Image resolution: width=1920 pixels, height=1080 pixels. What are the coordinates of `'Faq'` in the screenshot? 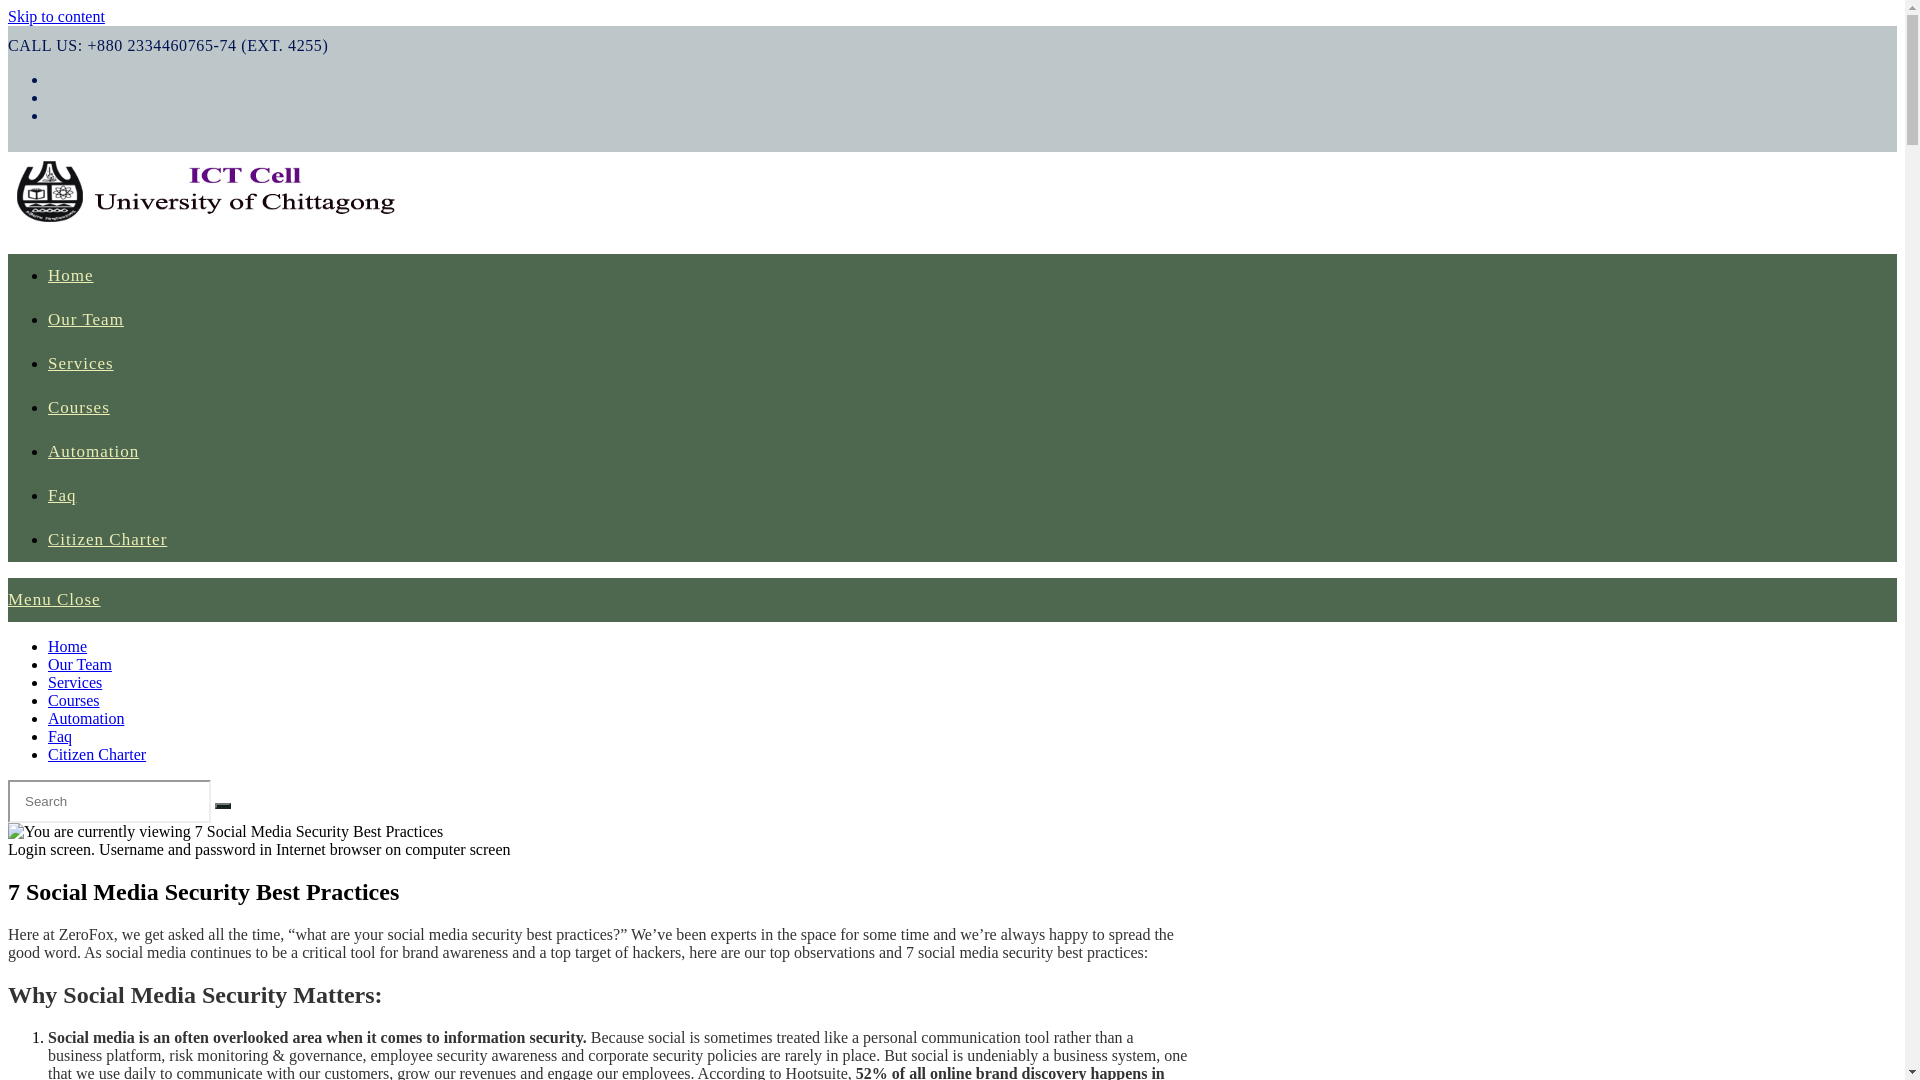 It's located at (62, 495).